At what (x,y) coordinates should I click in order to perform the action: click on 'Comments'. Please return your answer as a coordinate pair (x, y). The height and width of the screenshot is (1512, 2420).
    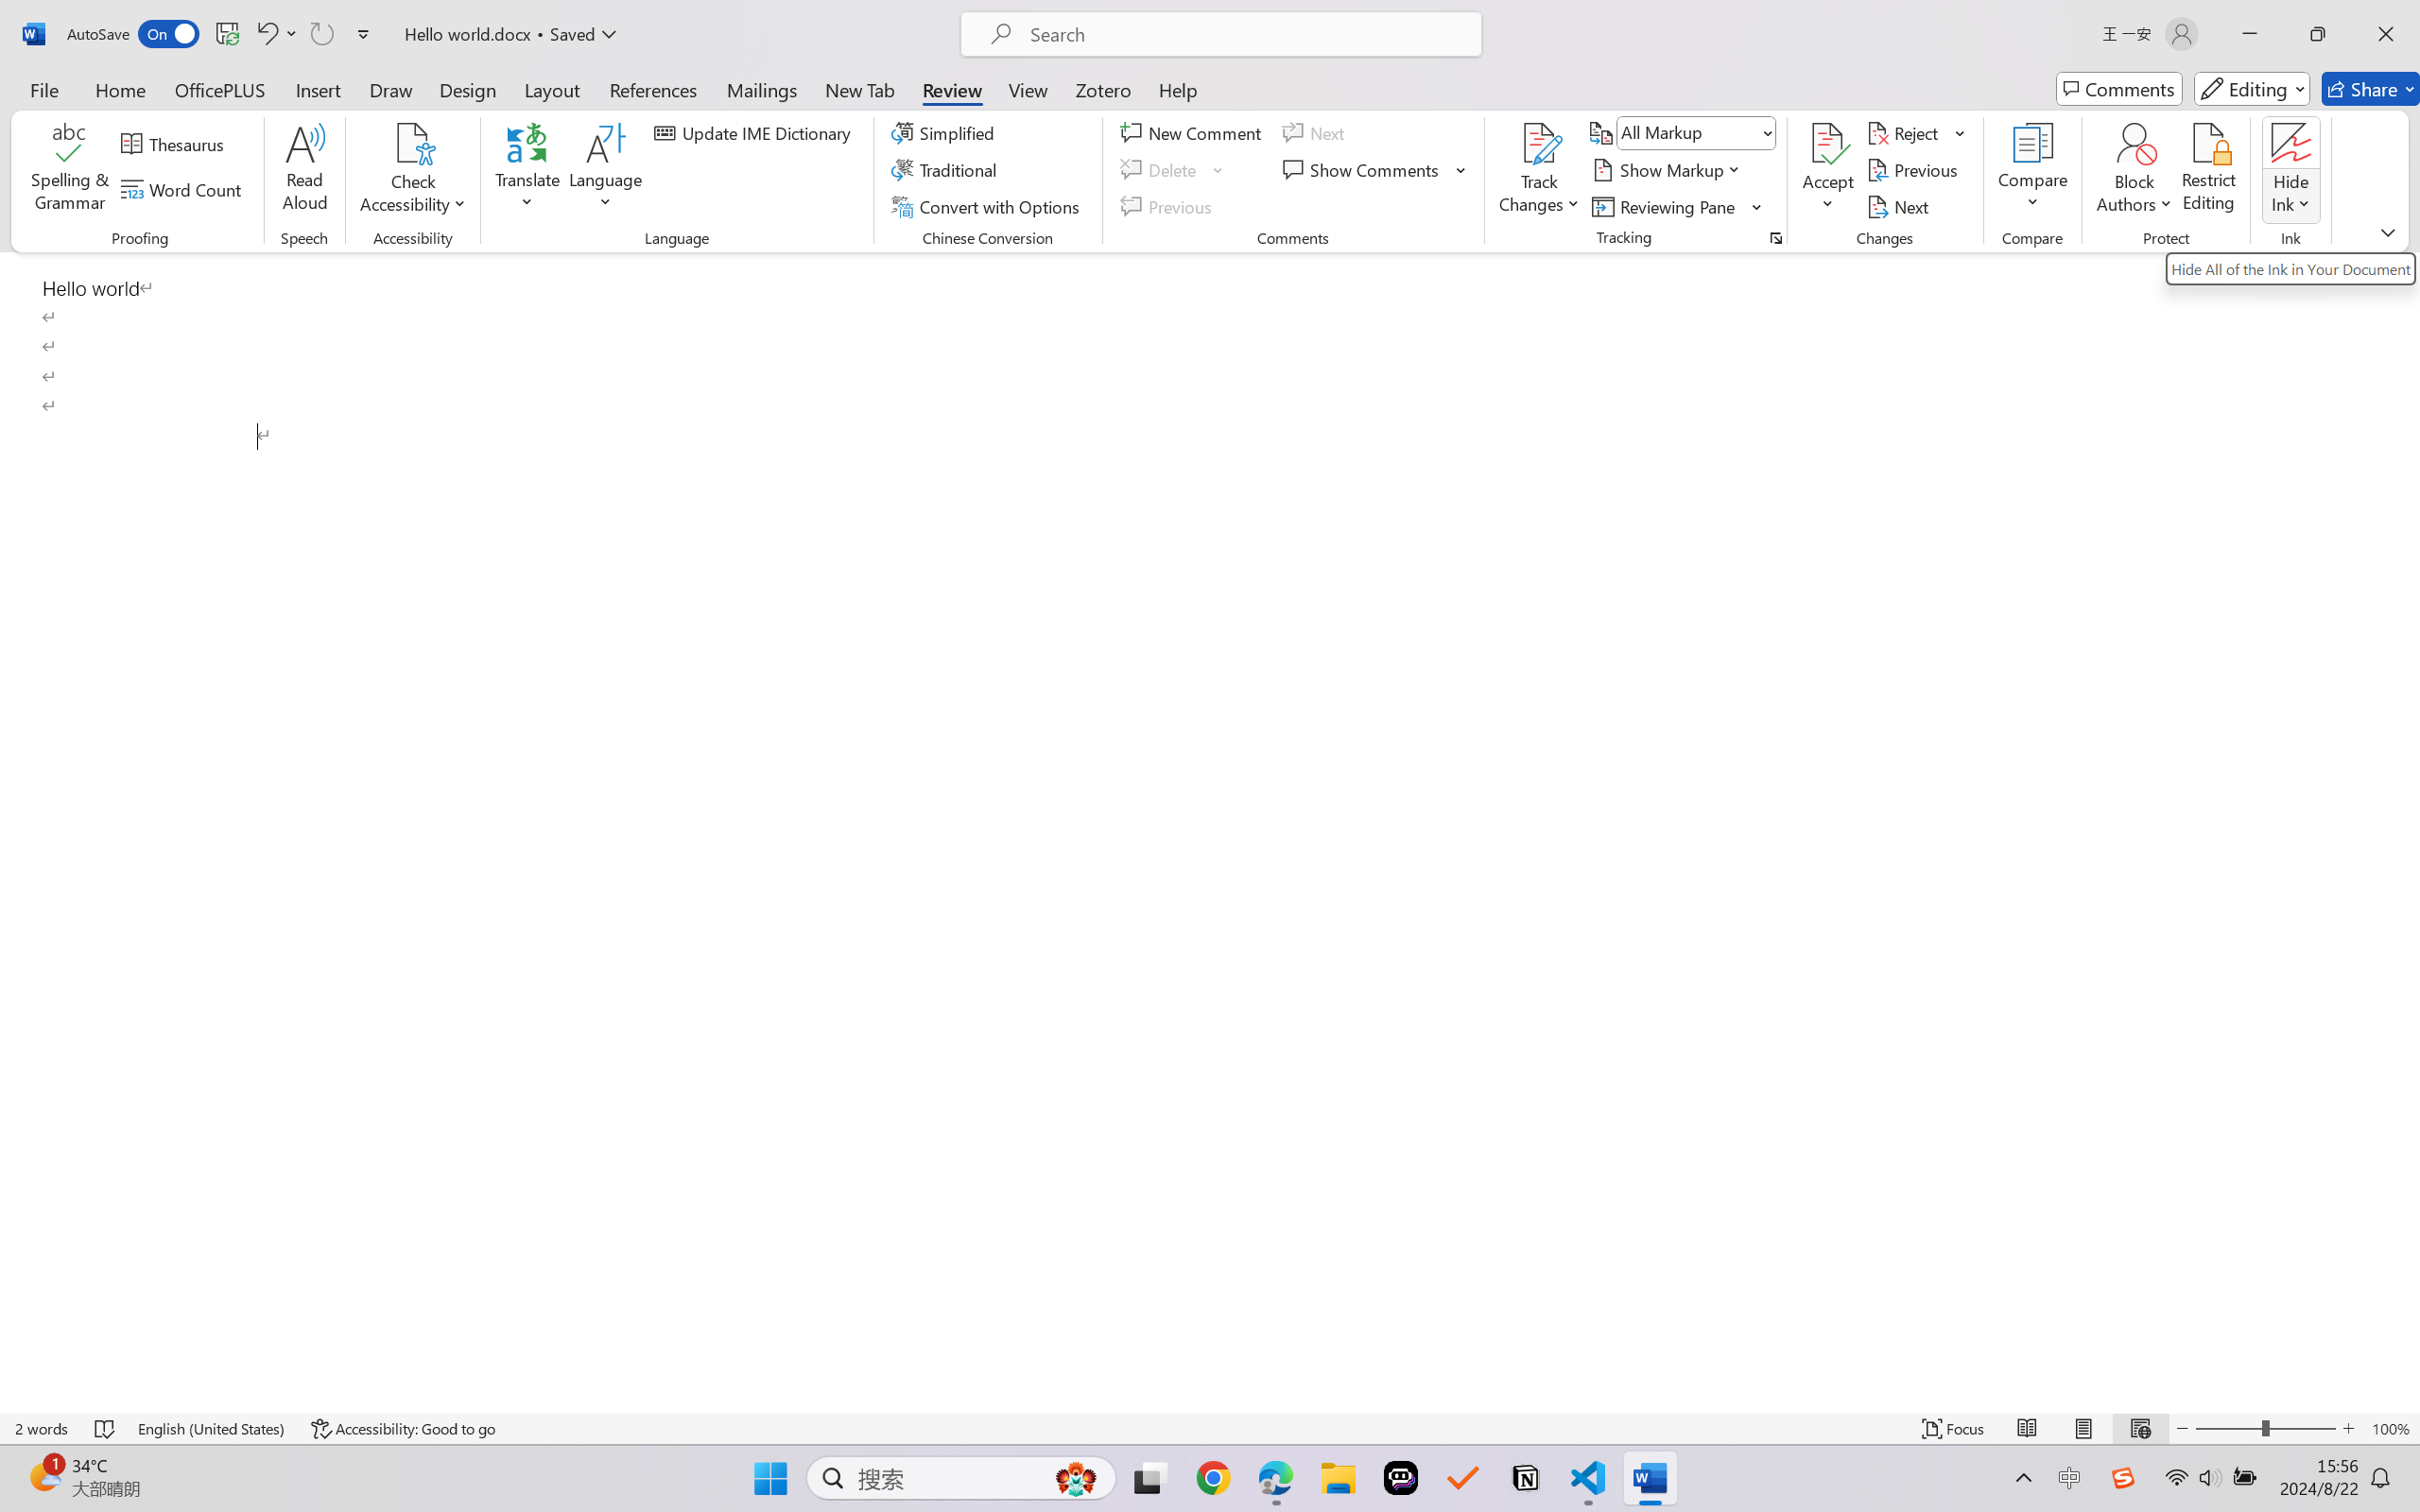
    Looking at the image, I should click on (2118, 88).